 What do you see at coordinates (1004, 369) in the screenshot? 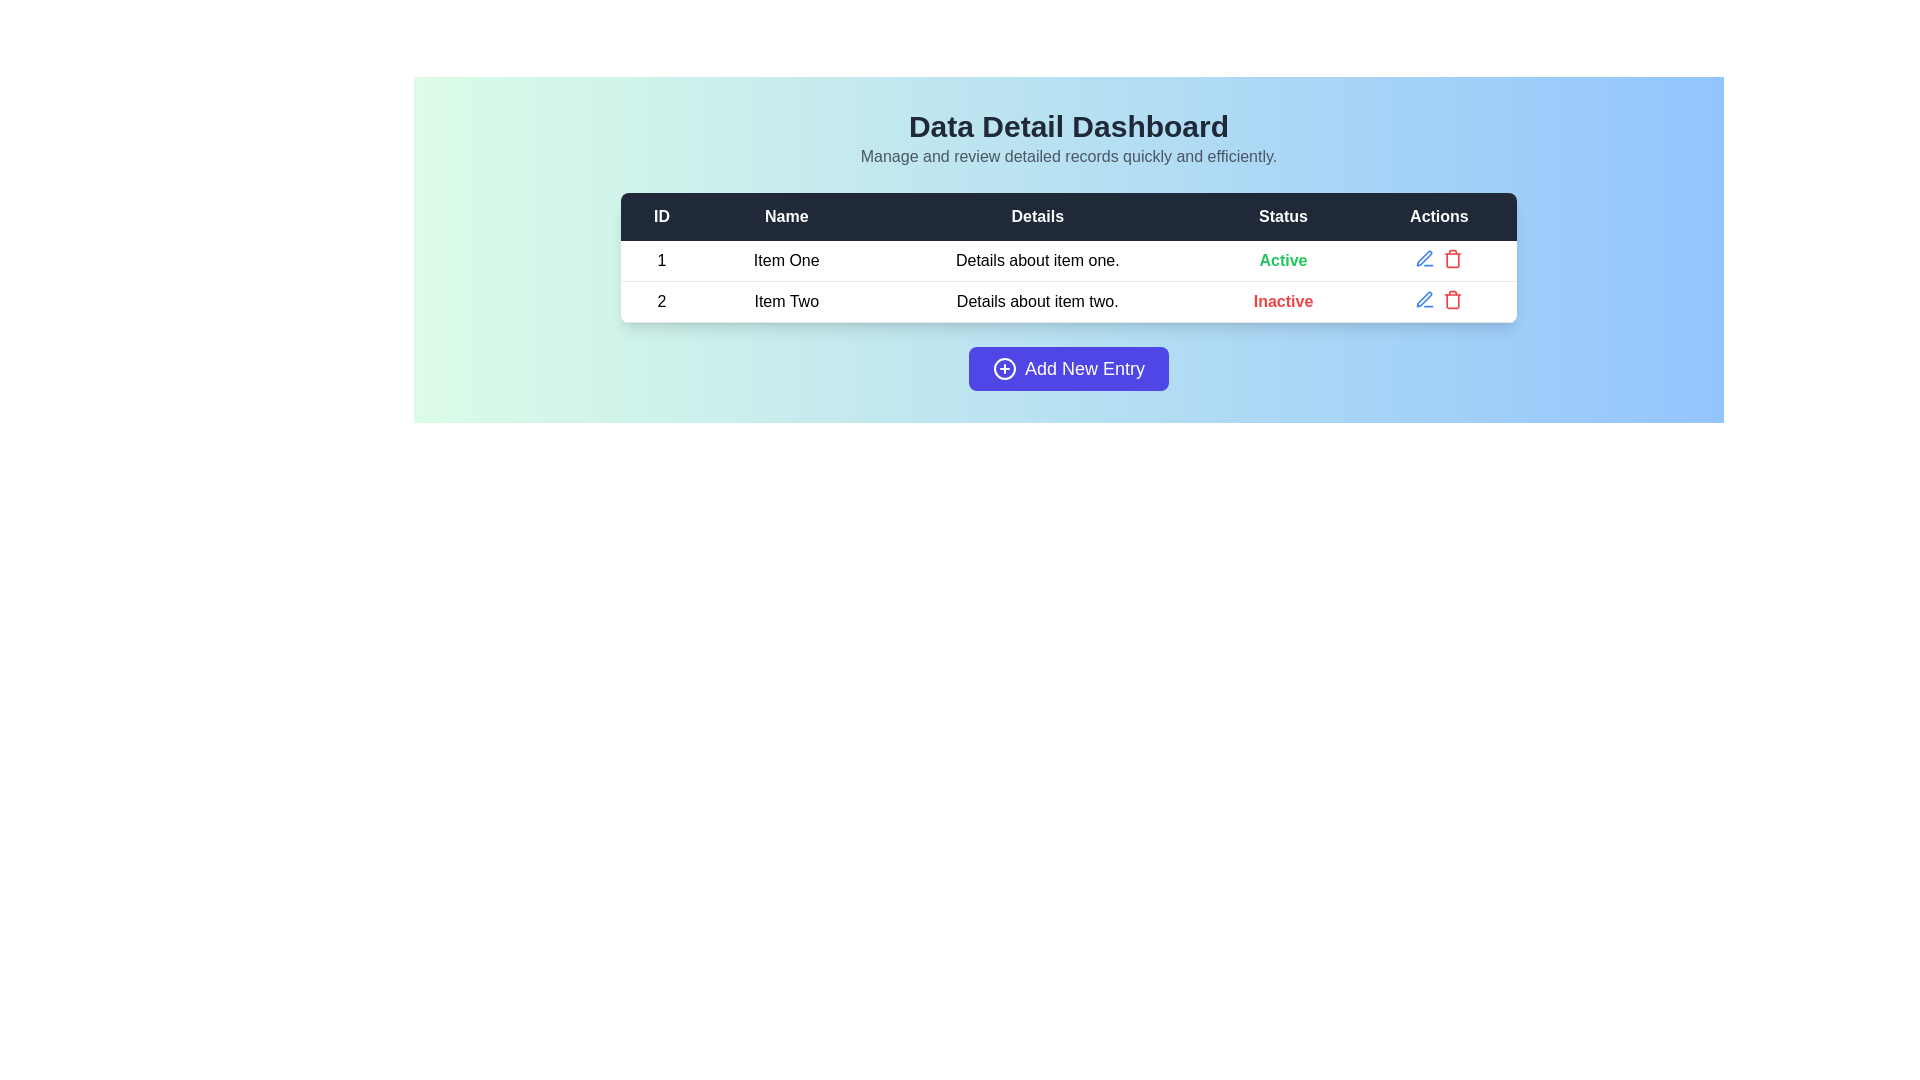
I see `SVG Circle Element that represents the outline of a plus circle icon within the 'Add New Entry' button, located at the bottom portion of the interface below the table` at bounding box center [1004, 369].